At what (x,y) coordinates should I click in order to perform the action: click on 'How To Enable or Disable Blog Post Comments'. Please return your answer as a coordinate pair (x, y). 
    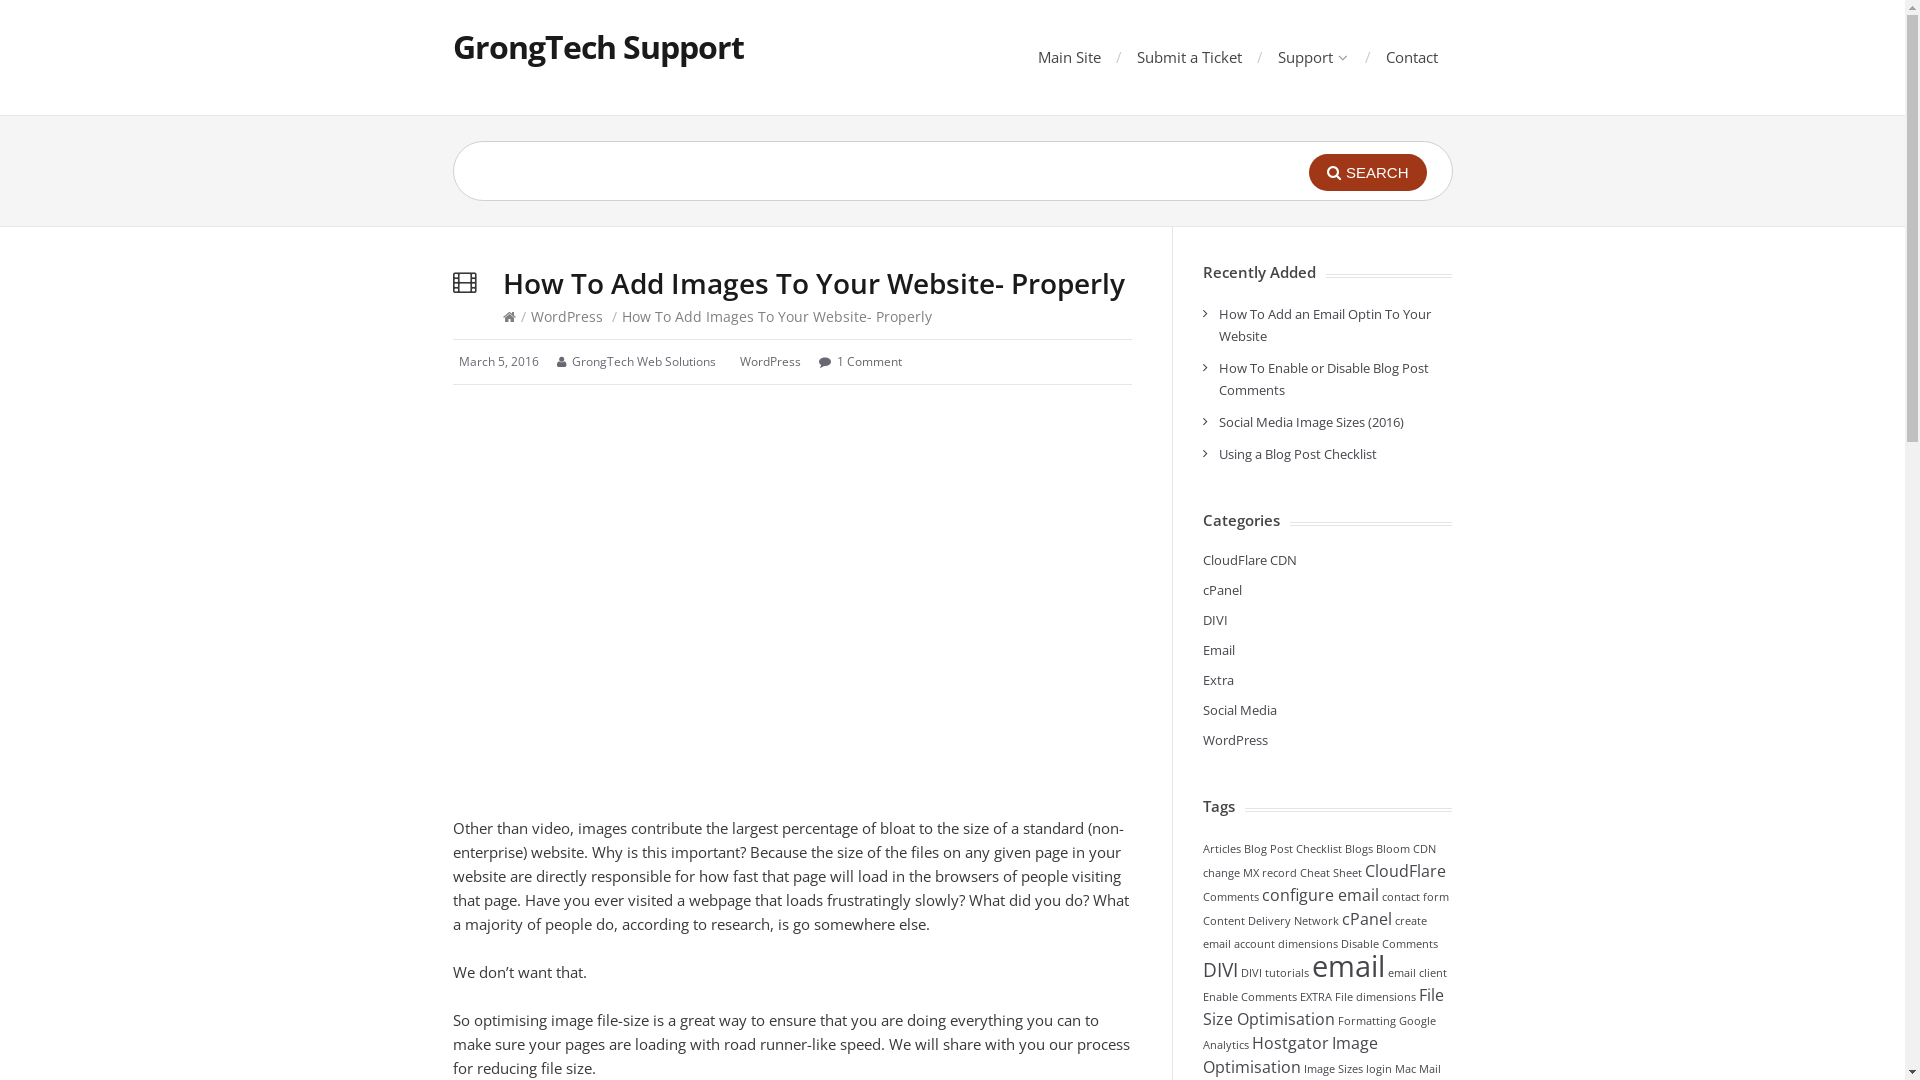
    Looking at the image, I should click on (1323, 378).